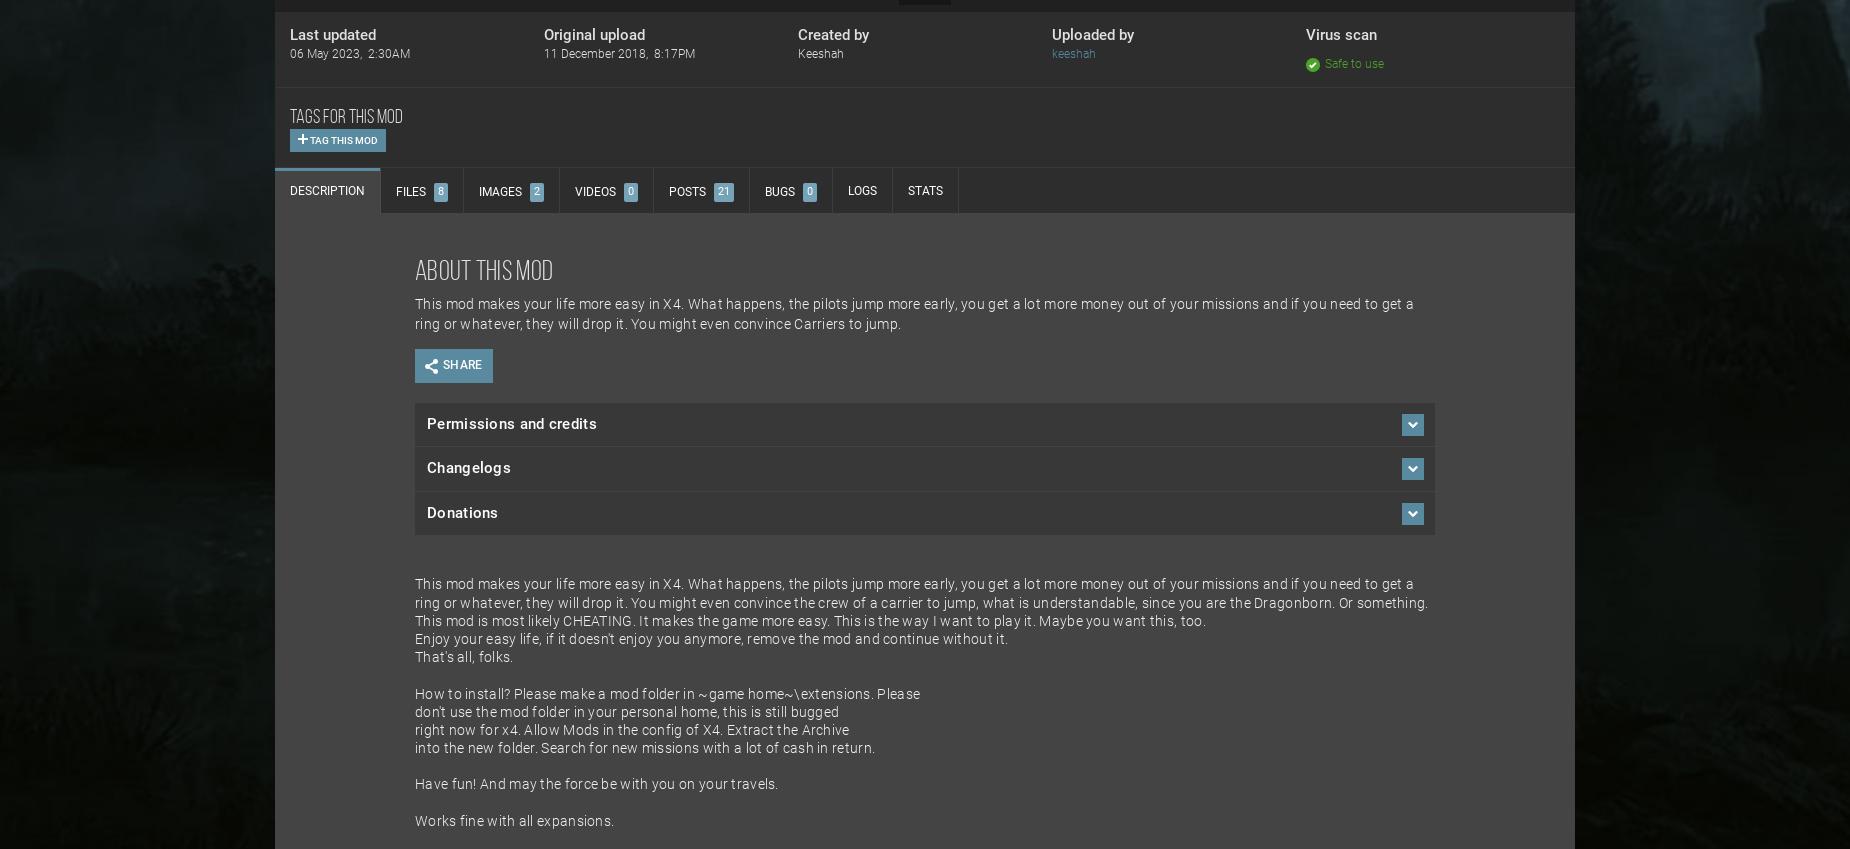 This screenshot has width=1850, height=849. Describe the element at coordinates (341, 139) in the screenshot. I see `'Tag this mod'` at that location.